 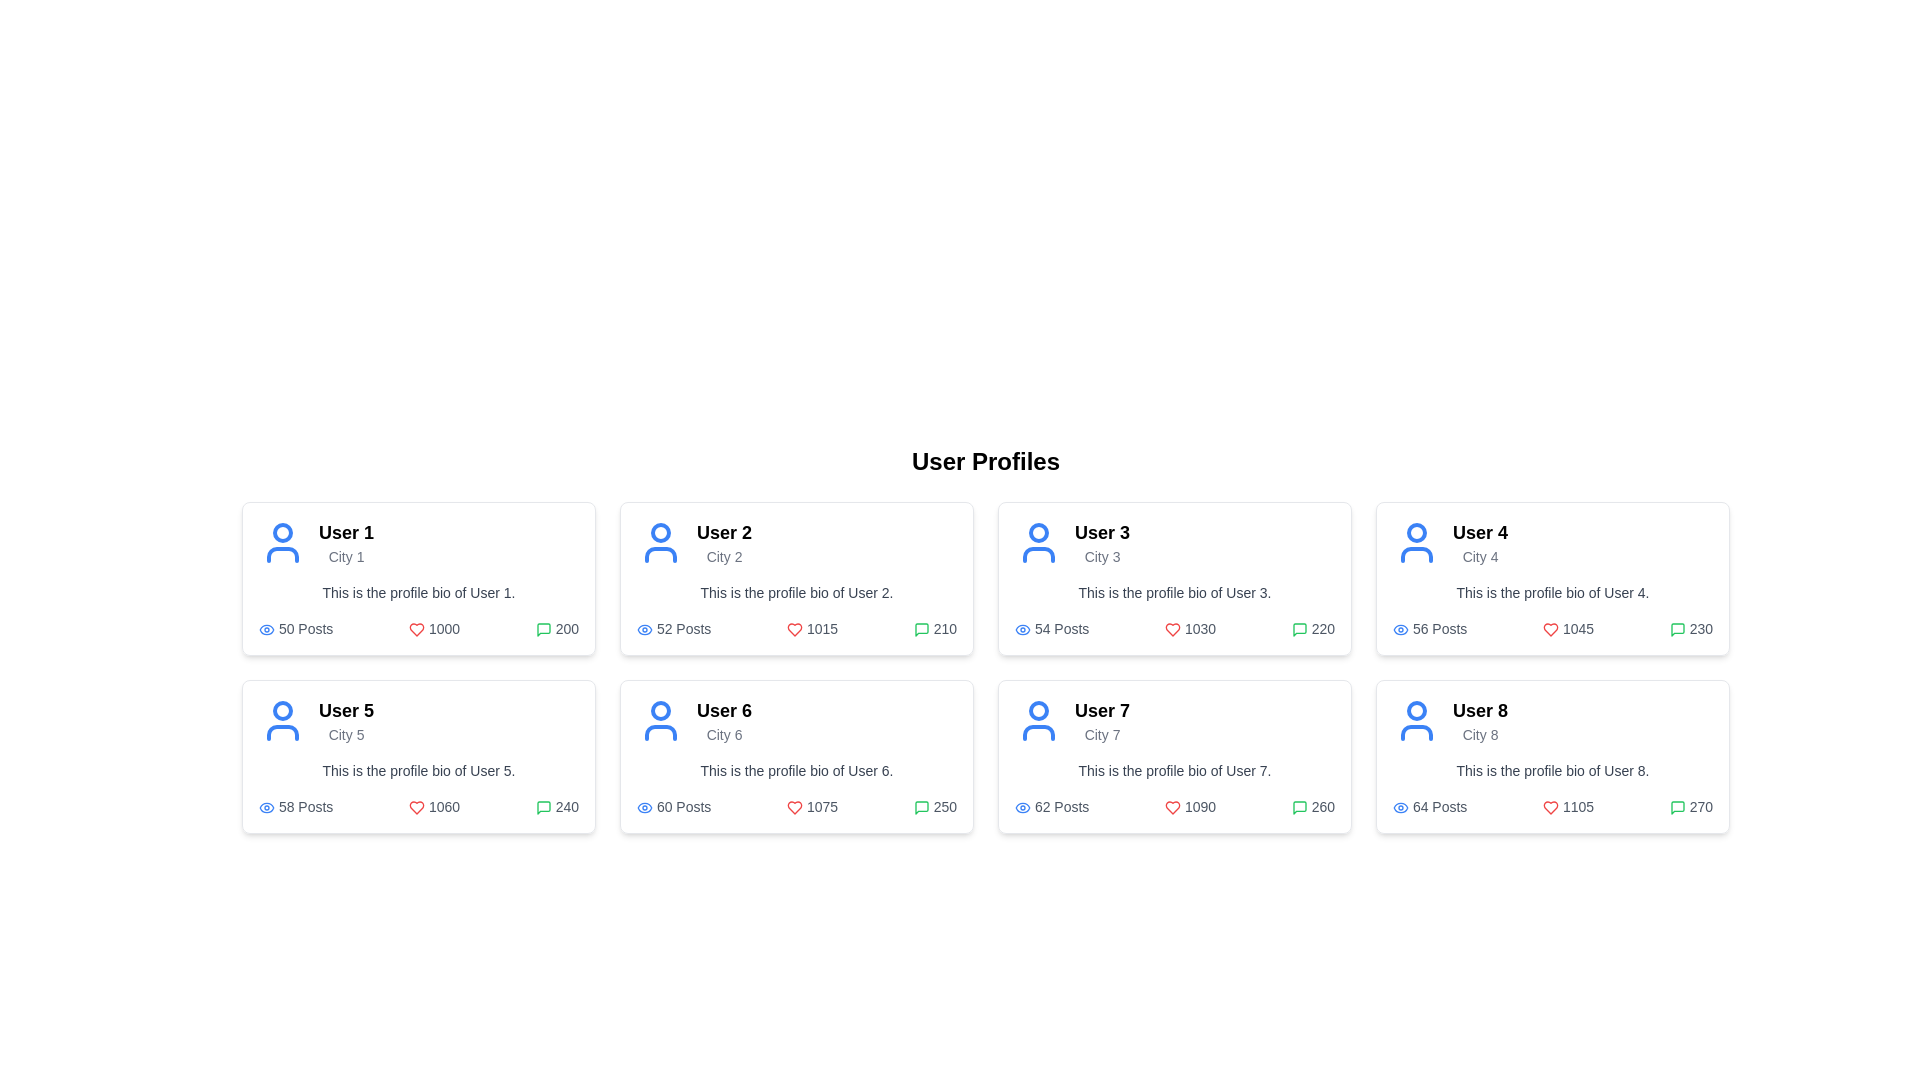 I want to click on the speech bubble icon located at the bottom right corner of the user profile card labeled 'User 8', so click(x=1677, y=807).